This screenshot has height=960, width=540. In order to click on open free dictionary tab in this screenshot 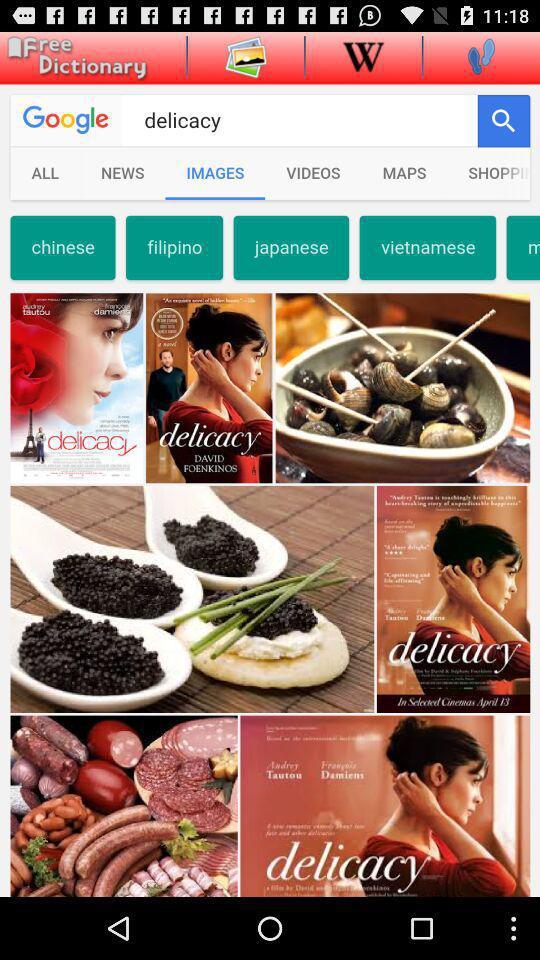, I will do `click(73, 57)`.